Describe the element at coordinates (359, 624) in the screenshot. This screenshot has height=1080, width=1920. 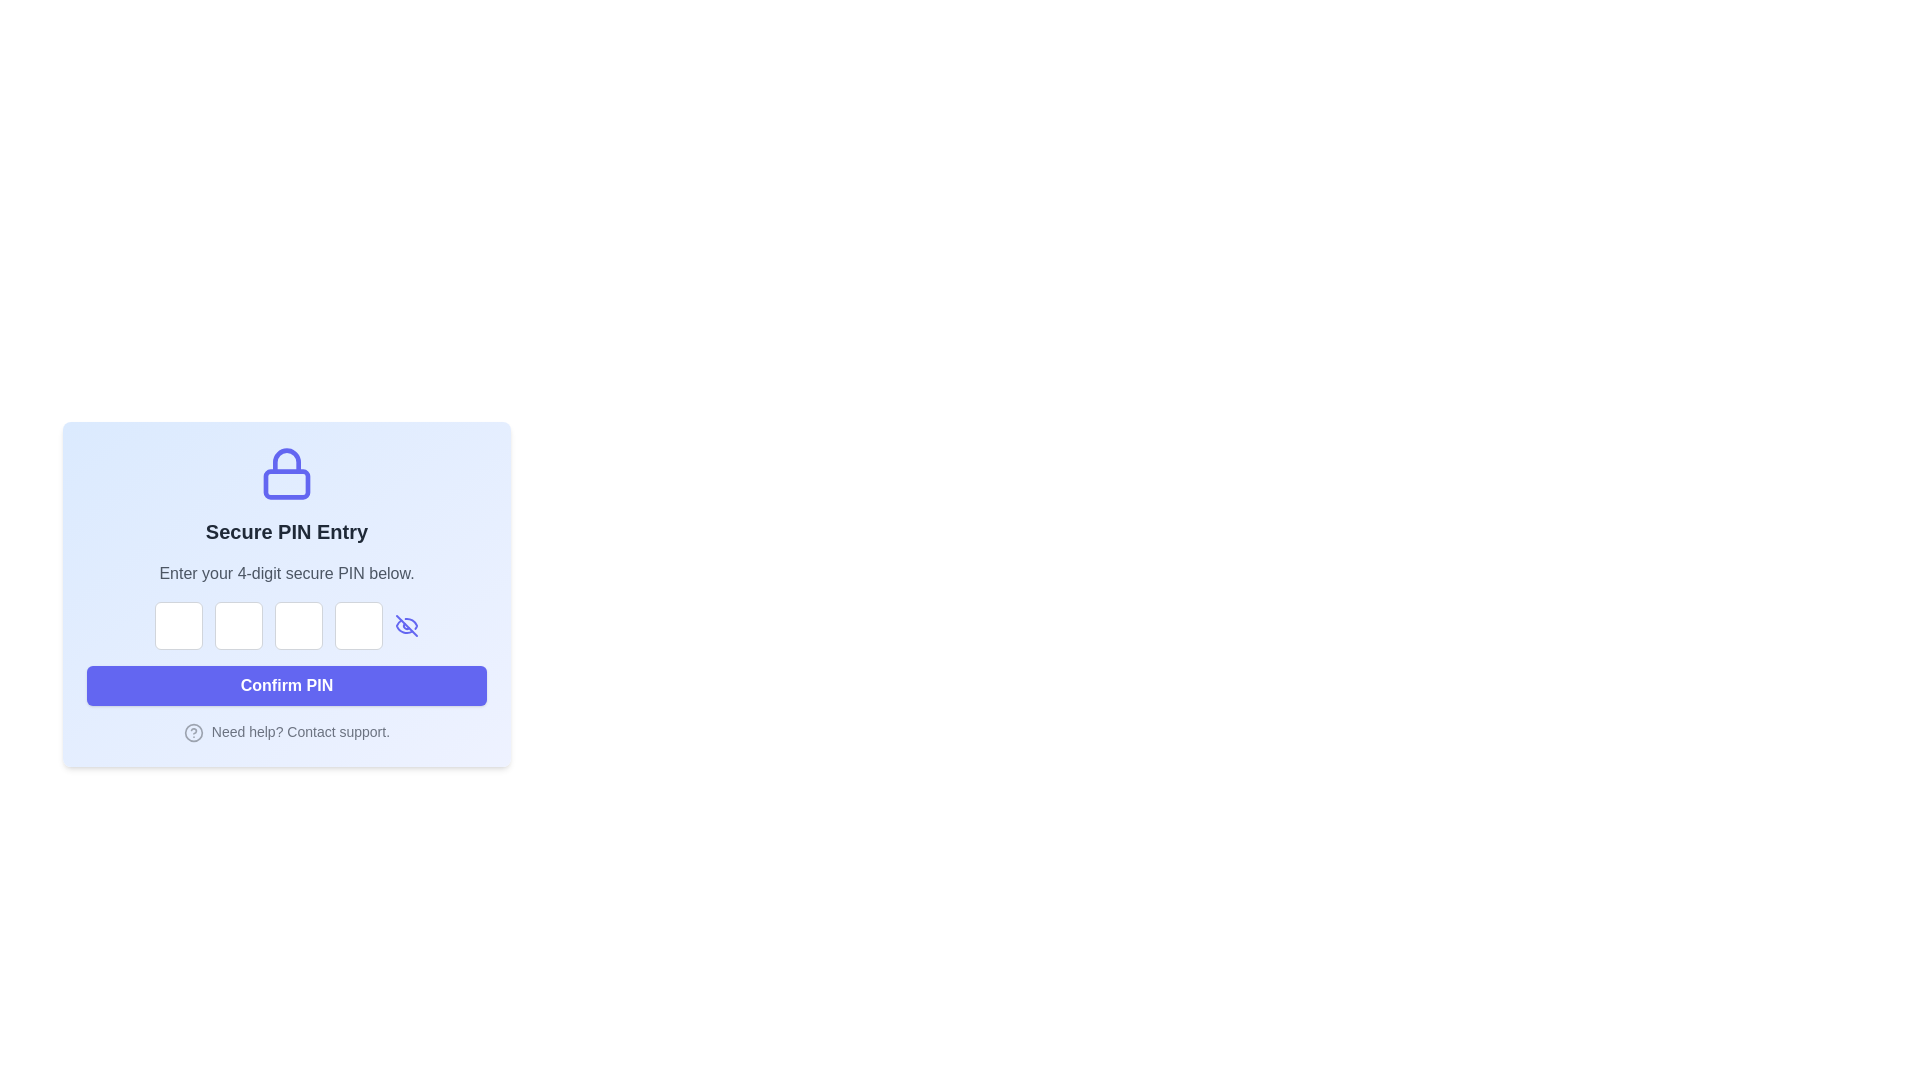
I see `the fourth text input field for entering a single character of a 4-digit secure PIN code, then simulate pressing the backspace key` at that location.